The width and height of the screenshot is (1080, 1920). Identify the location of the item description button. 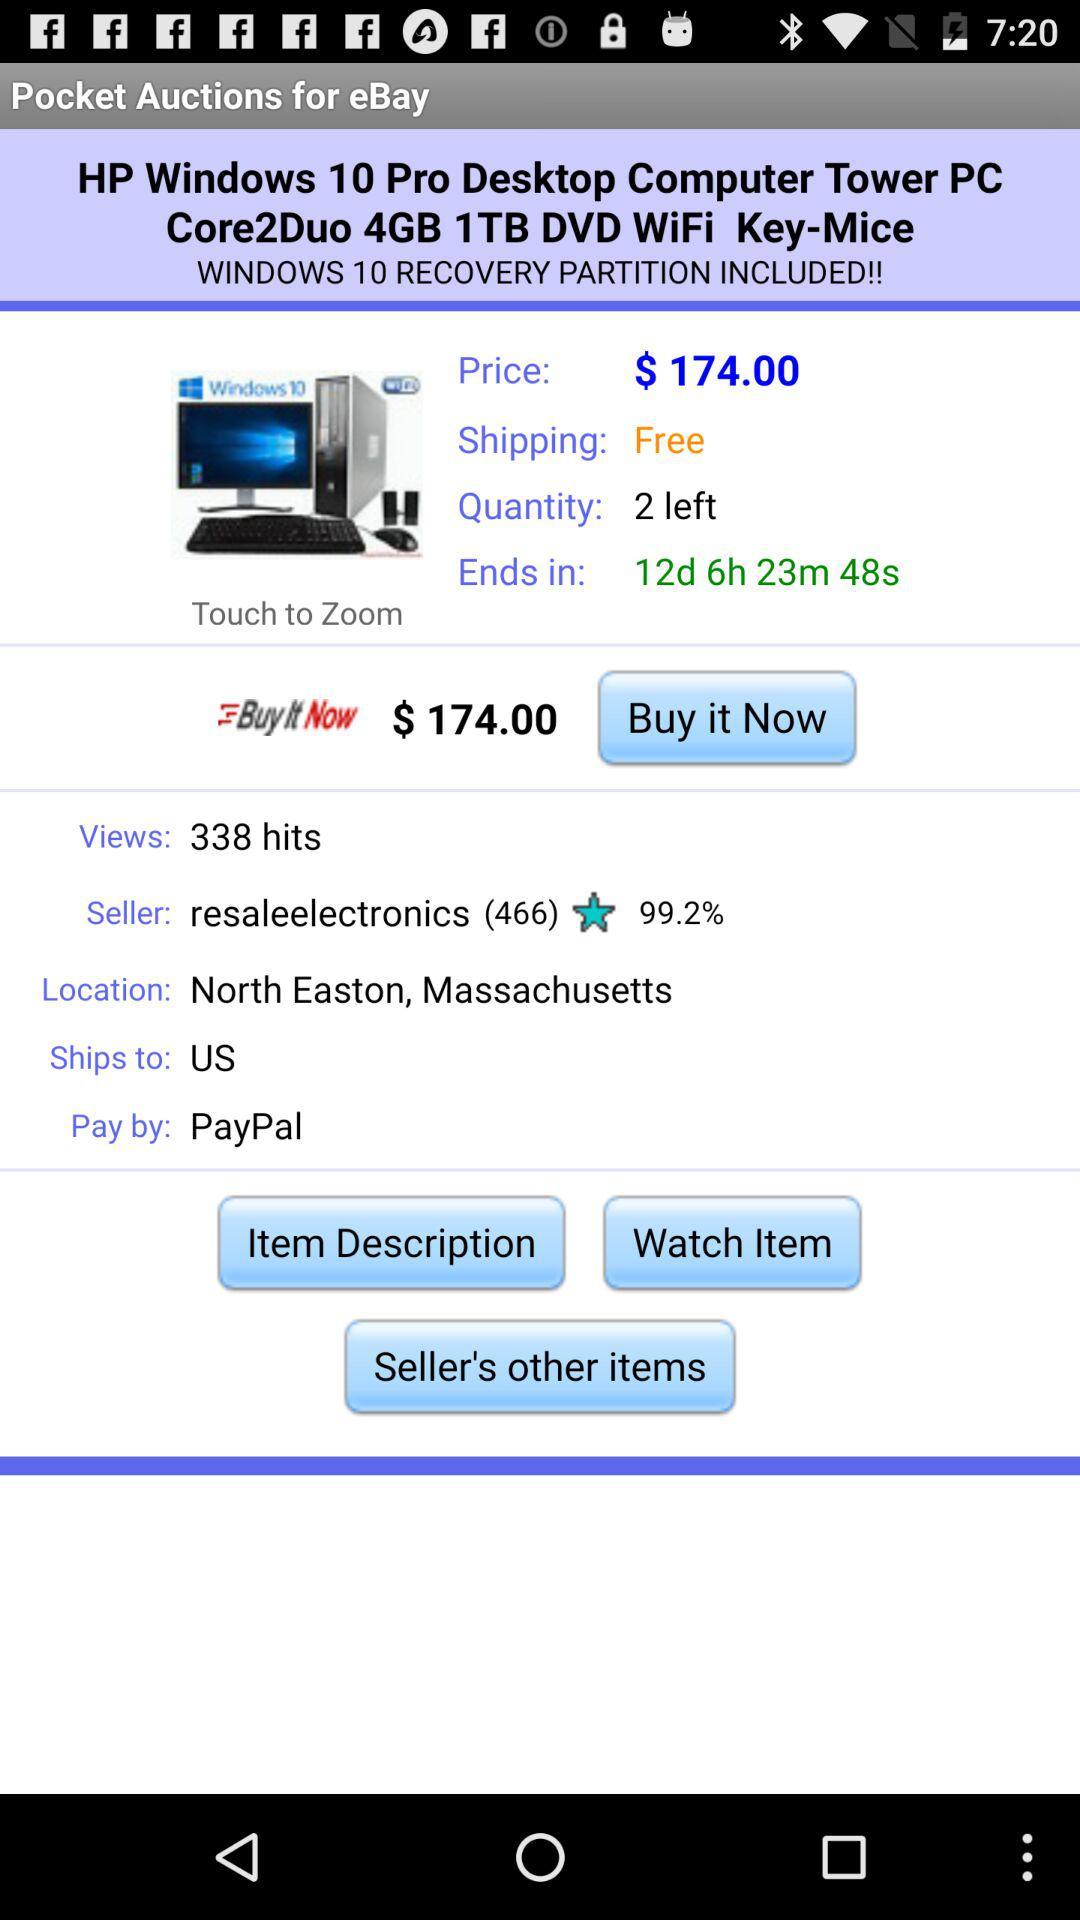
(391, 1241).